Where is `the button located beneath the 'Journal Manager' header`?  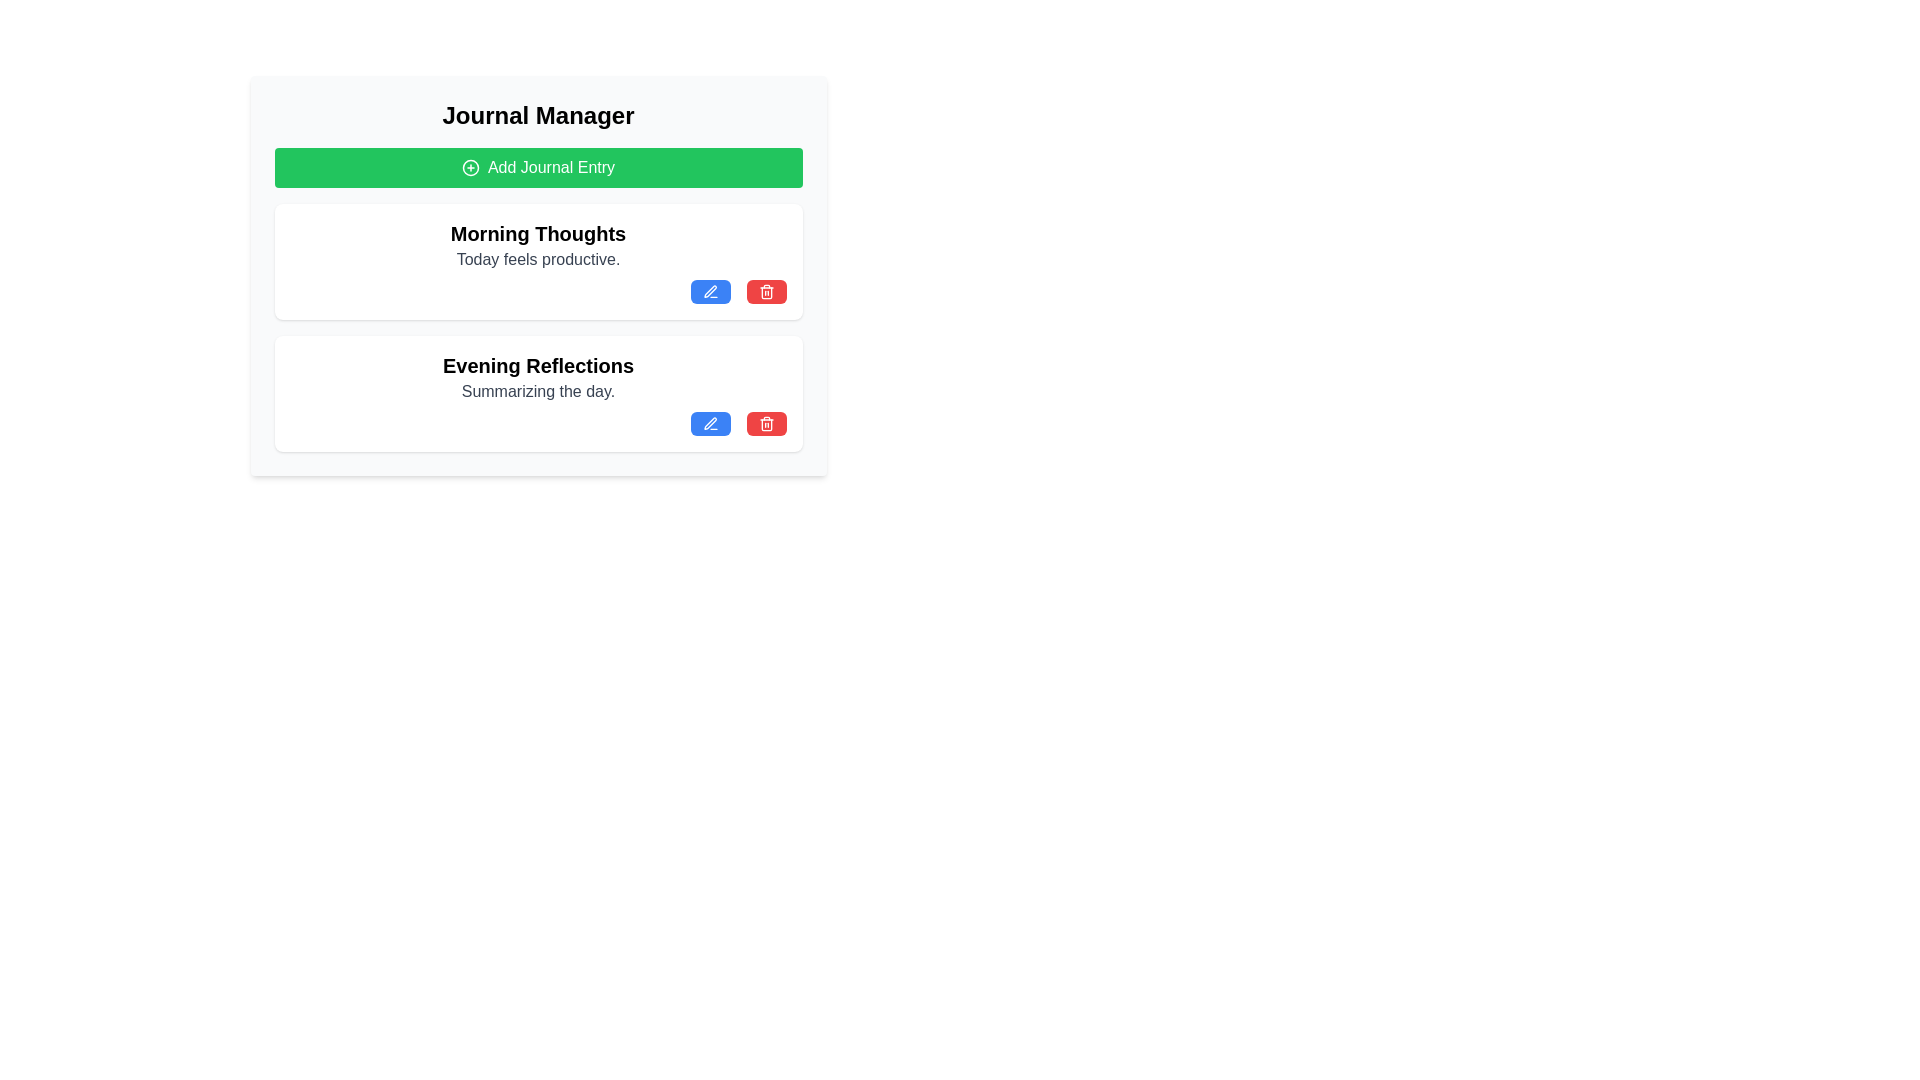
the button located beneath the 'Journal Manager' header is located at coordinates (538, 167).